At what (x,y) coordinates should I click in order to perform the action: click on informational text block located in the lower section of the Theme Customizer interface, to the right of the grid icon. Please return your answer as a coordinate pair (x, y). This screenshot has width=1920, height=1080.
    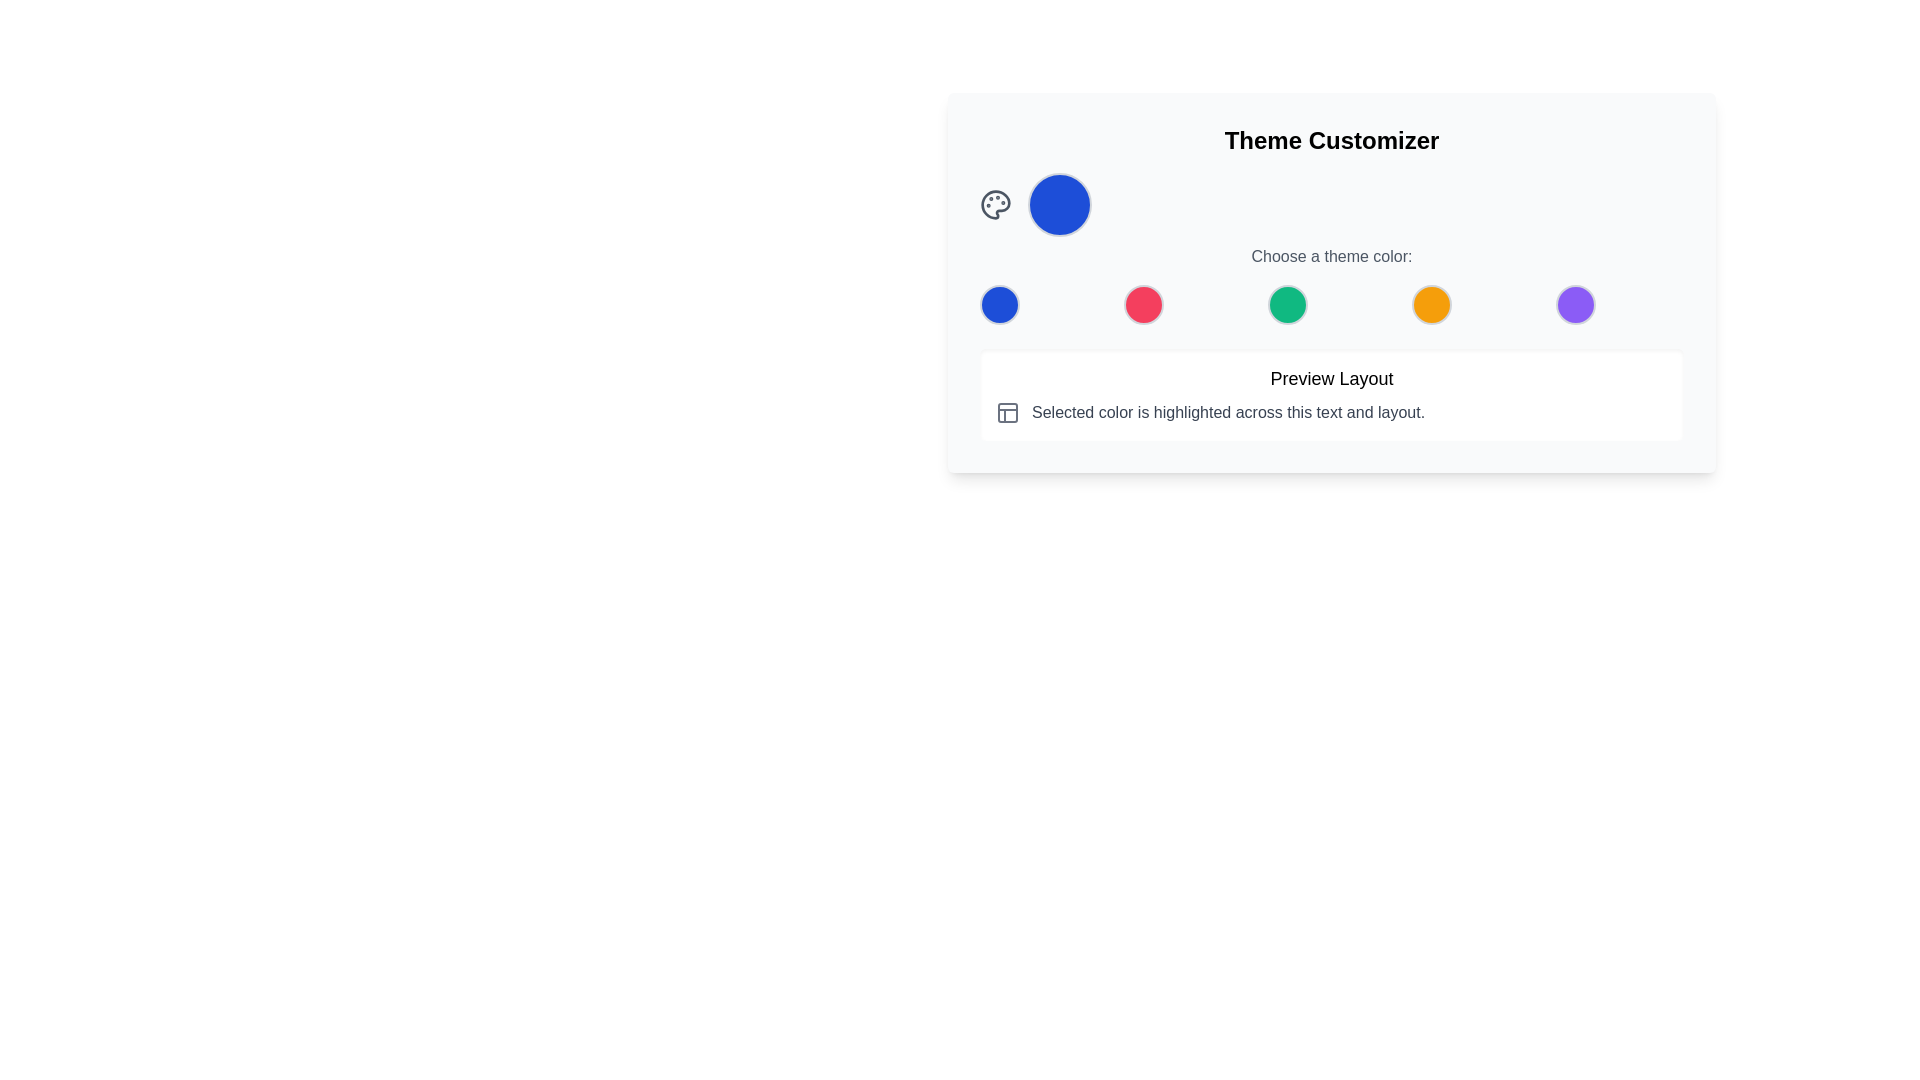
    Looking at the image, I should click on (1227, 411).